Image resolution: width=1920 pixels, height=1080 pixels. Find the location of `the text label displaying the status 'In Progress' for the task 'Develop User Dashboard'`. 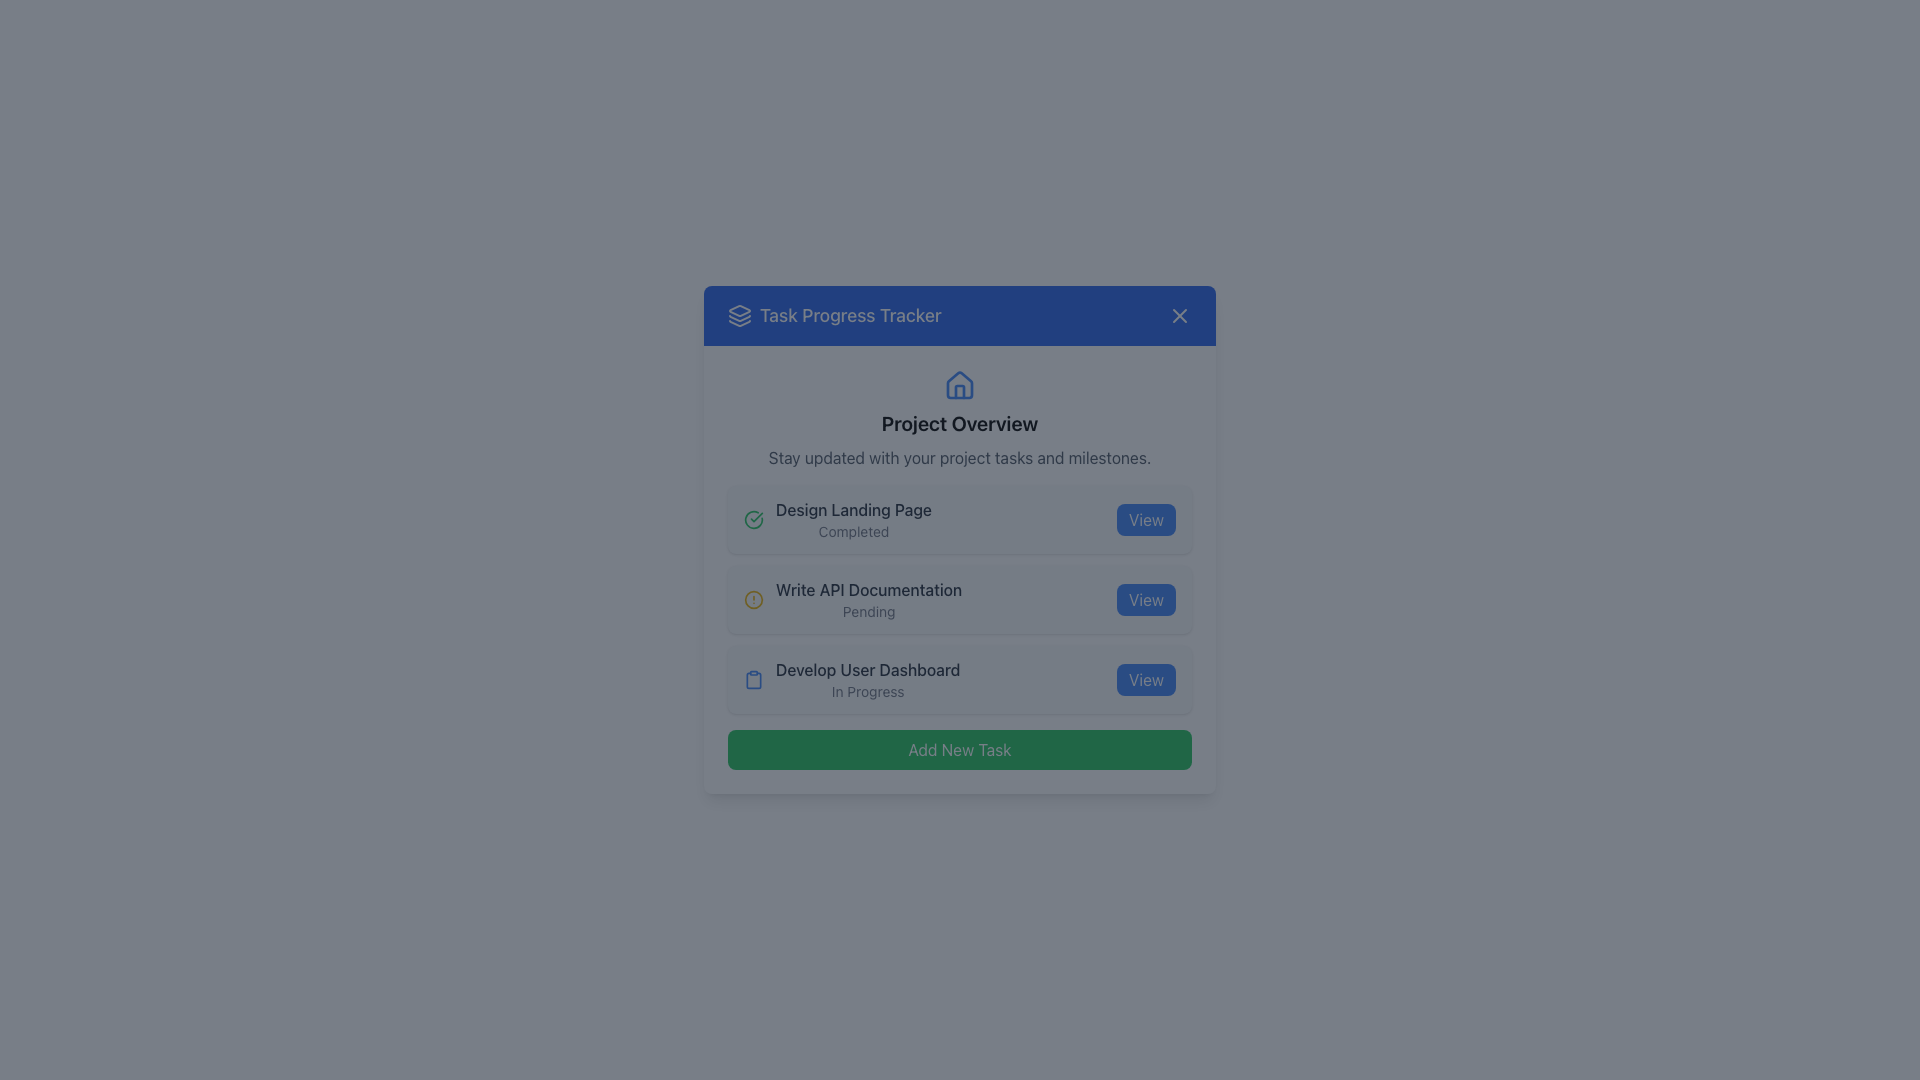

the text label displaying the status 'In Progress' for the task 'Develop User Dashboard' is located at coordinates (868, 690).